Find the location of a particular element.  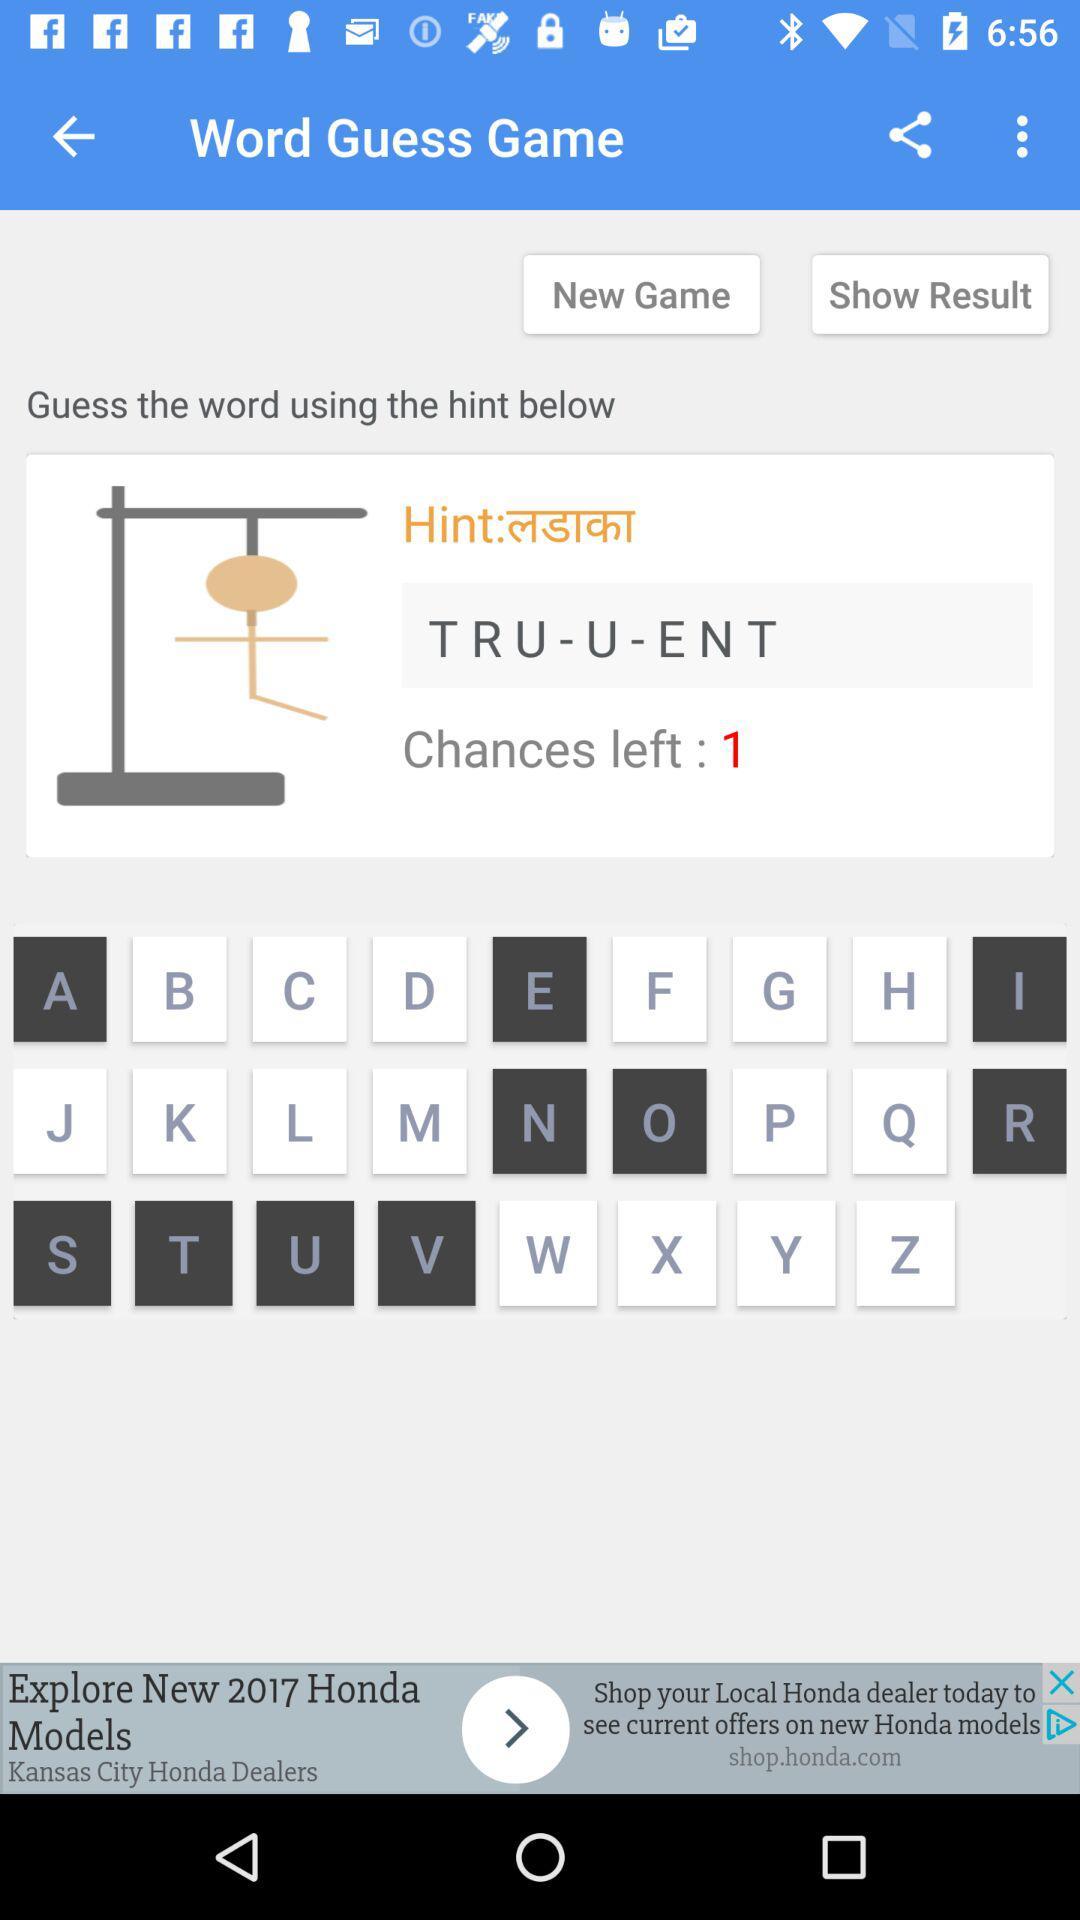

the advertisement is located at coordinates (540, 1727).